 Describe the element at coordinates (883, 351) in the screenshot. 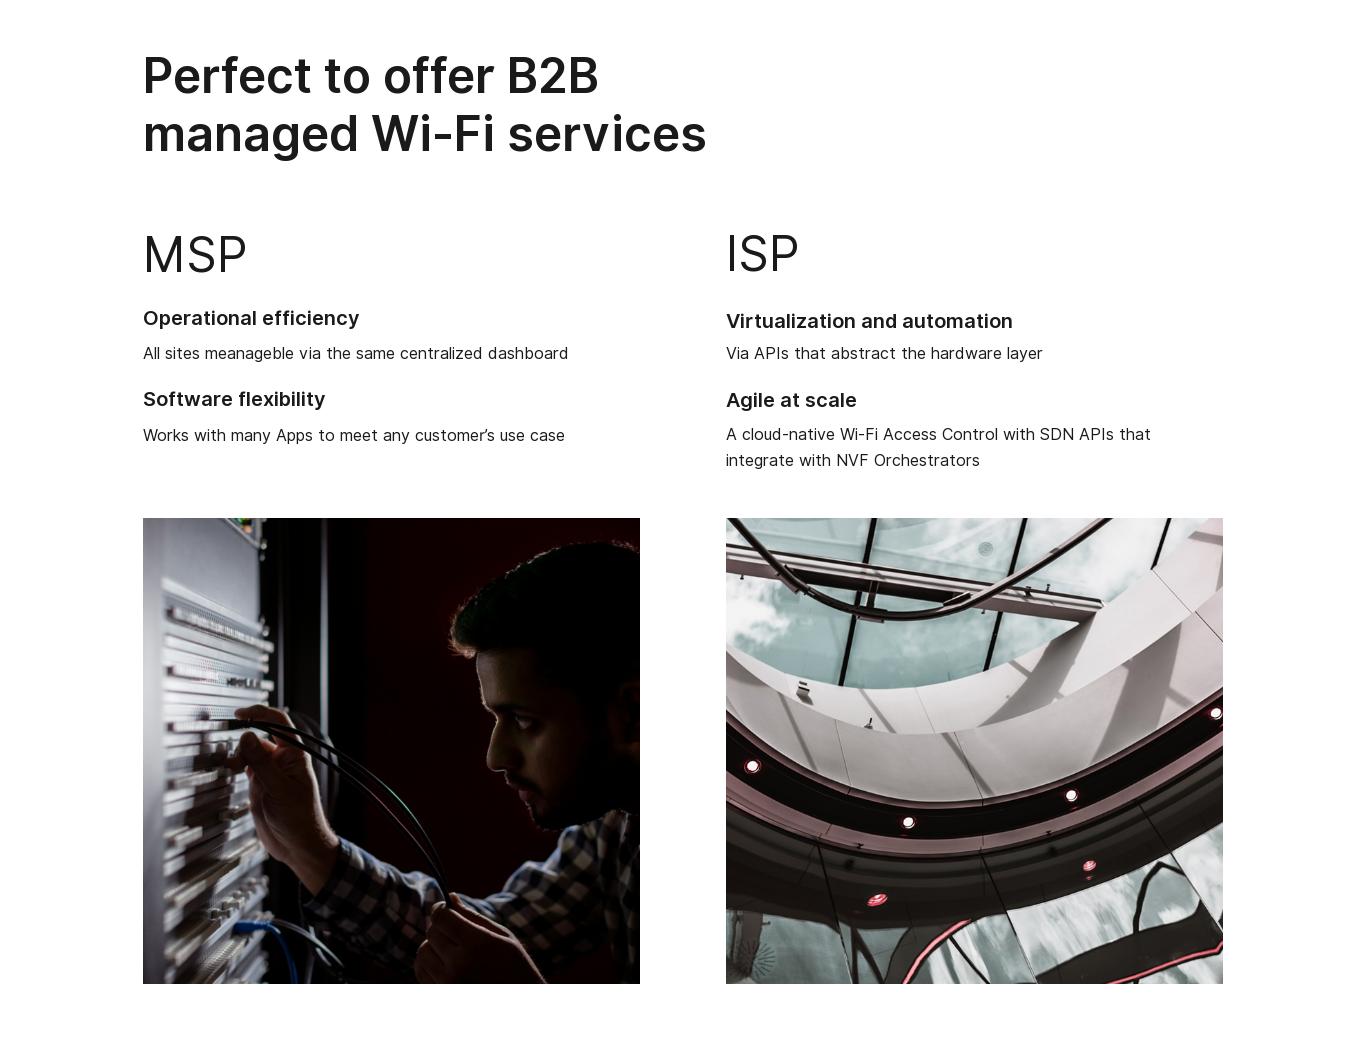

I see `'Via APIs that abstract the hardware layer'` at that location.